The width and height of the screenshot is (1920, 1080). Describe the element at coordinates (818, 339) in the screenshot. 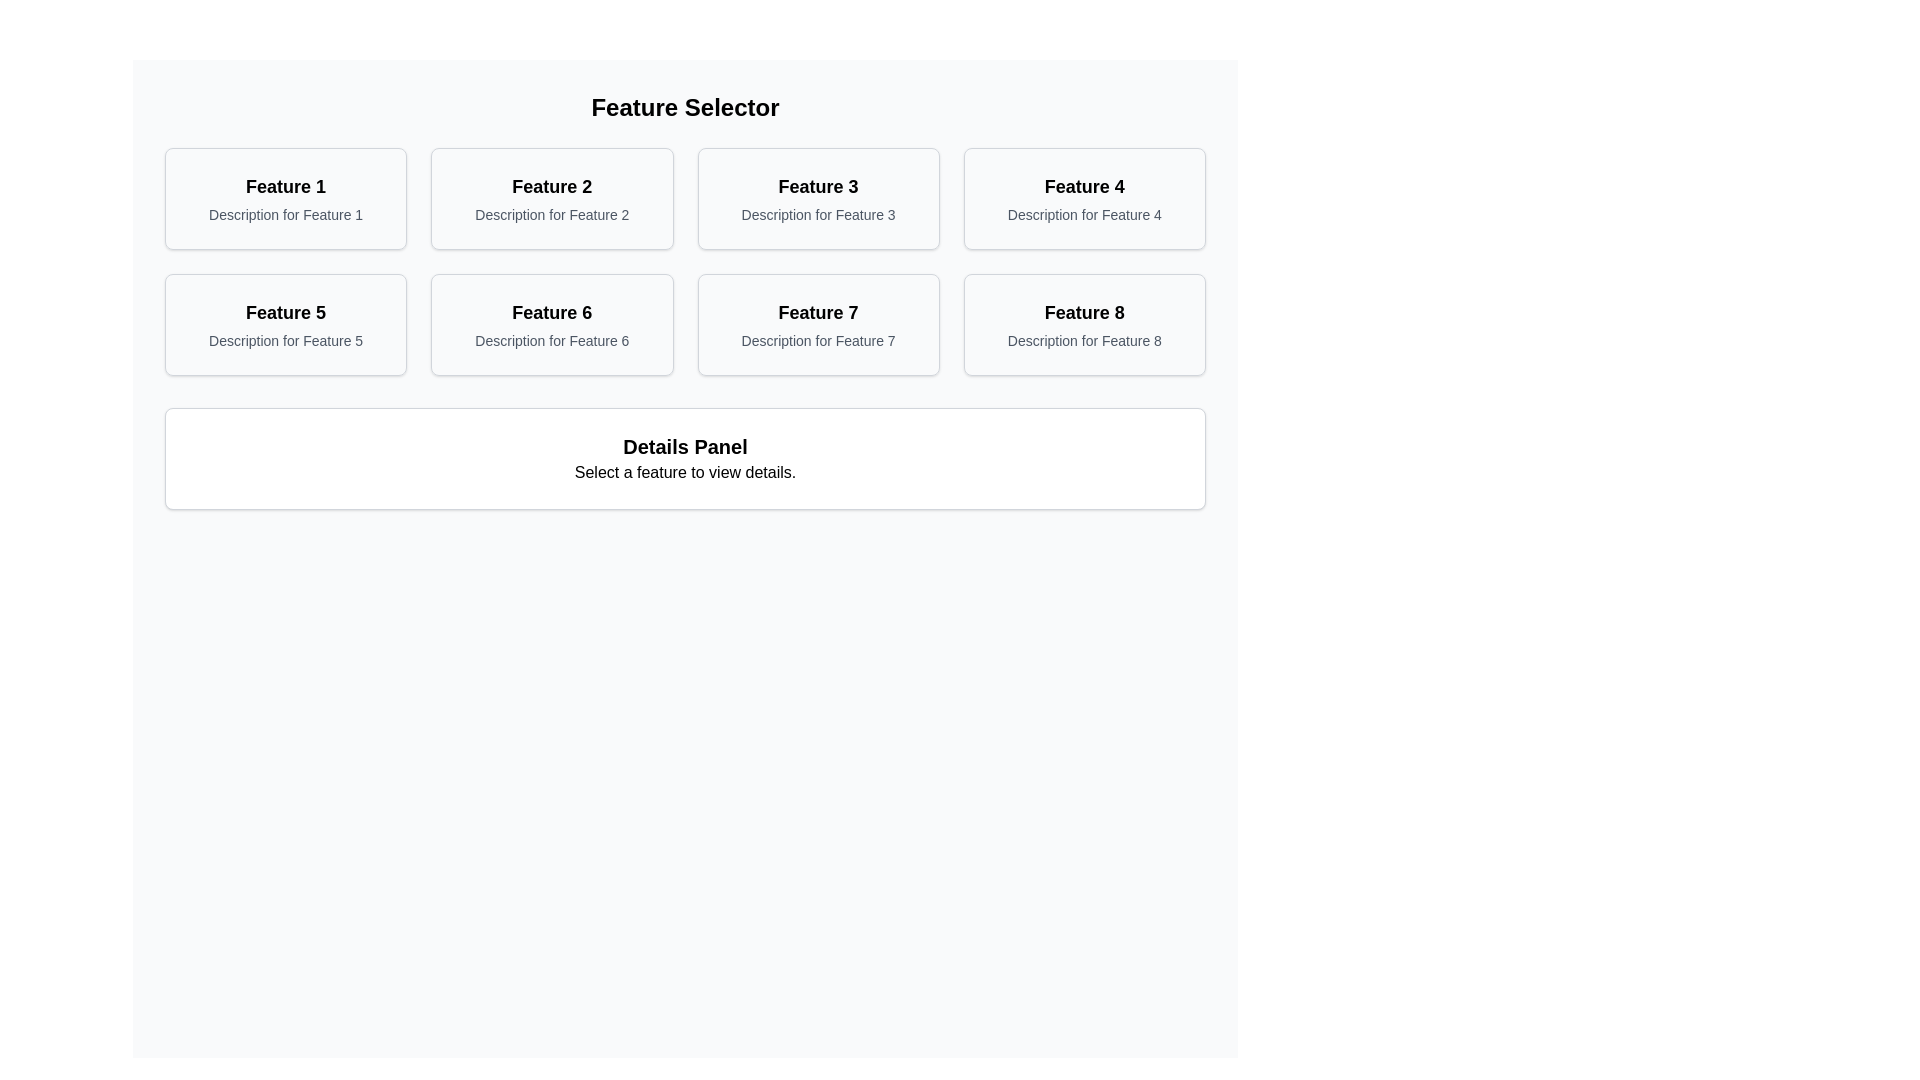

I see `the static text that provides a description for the 'Feature 7' card, located in the lower portion of the card in the second row and third column of the grid layout` at that location.